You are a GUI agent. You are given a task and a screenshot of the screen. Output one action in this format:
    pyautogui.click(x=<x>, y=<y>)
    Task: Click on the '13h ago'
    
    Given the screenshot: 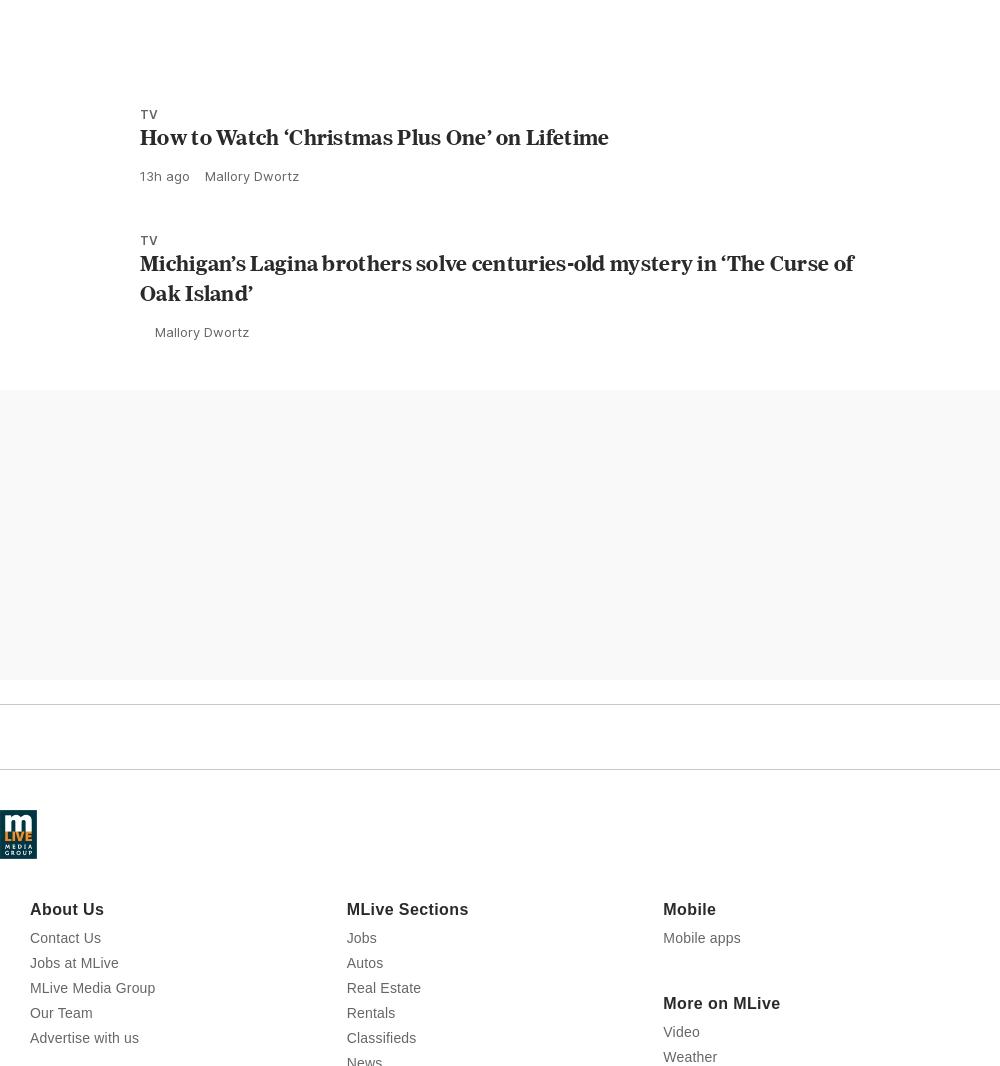 What is the action you would take?
    pyautogui.click(x=165, y=263)
    